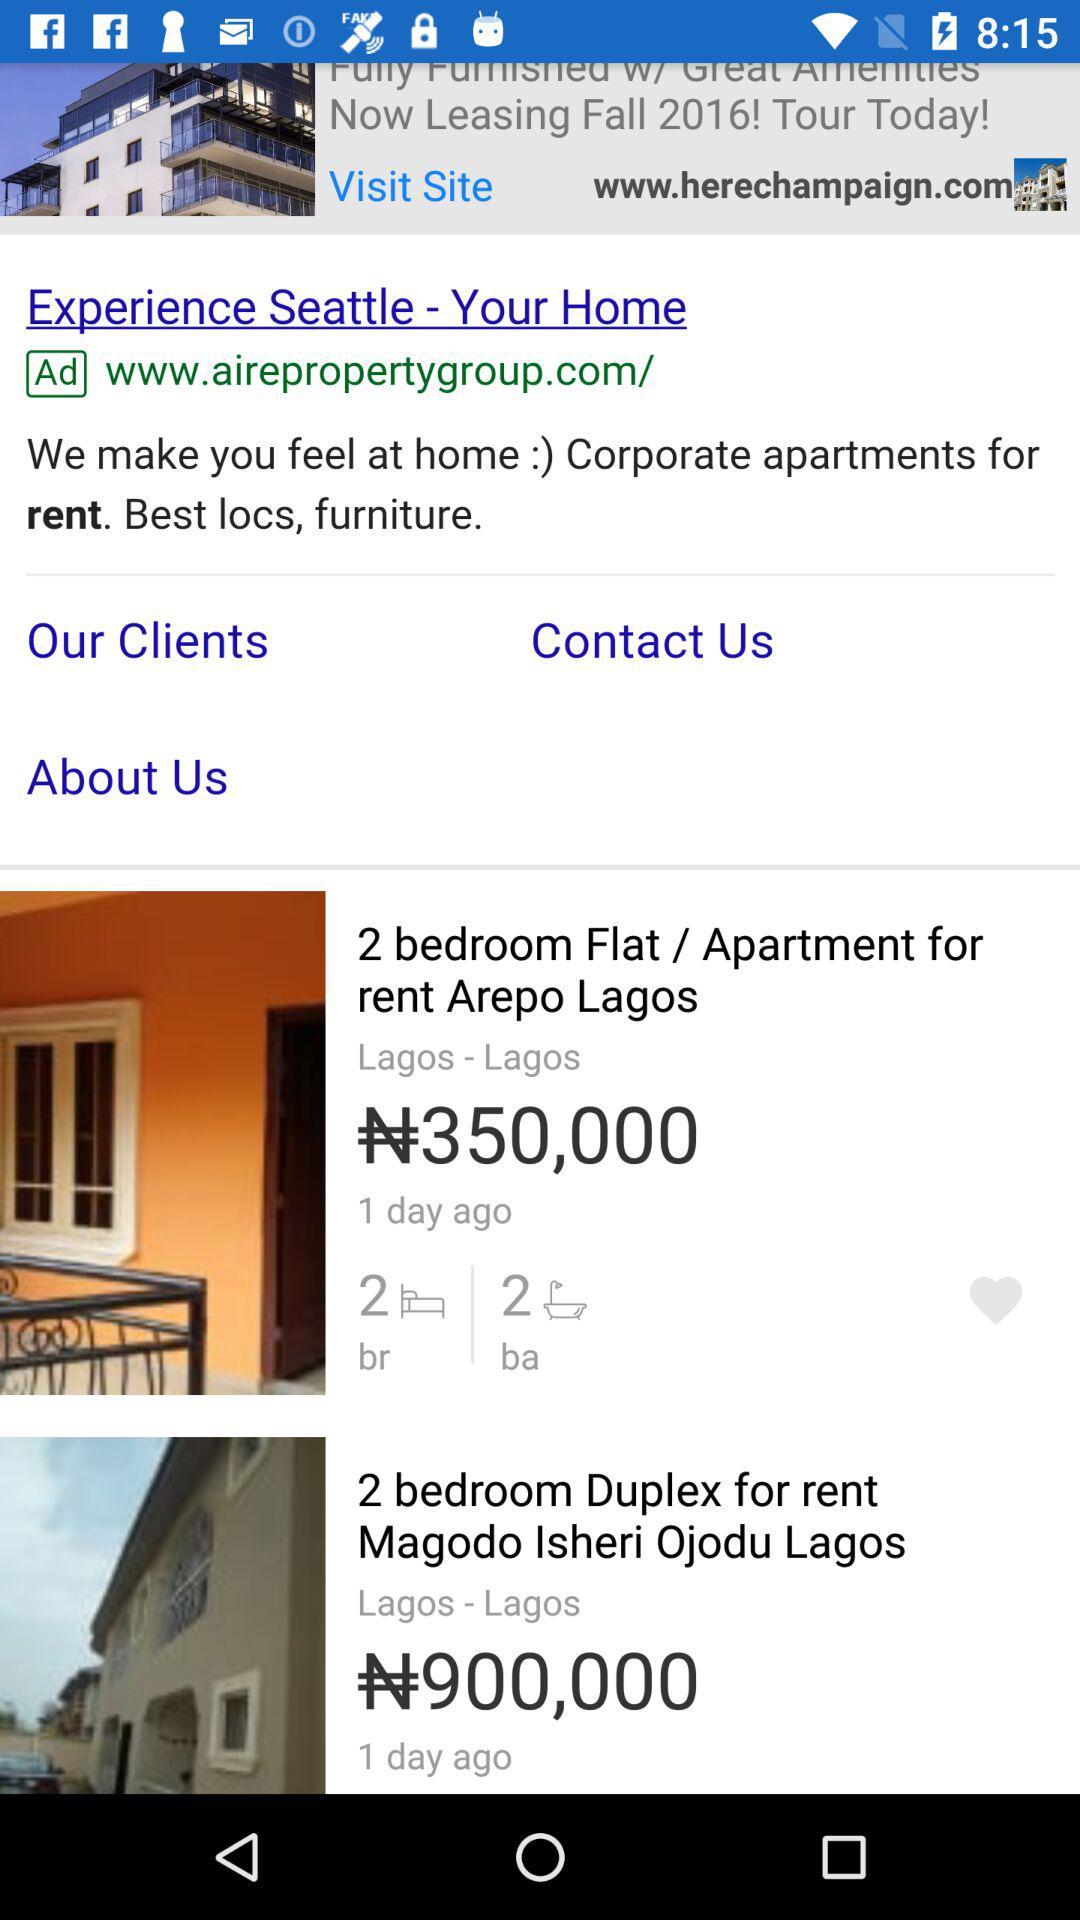 Image resolution: width=1080 pixels, height=1920 pixels. Describe the element at coordinates (540, 549) in the screenshot. I see `advertisement` at that location.